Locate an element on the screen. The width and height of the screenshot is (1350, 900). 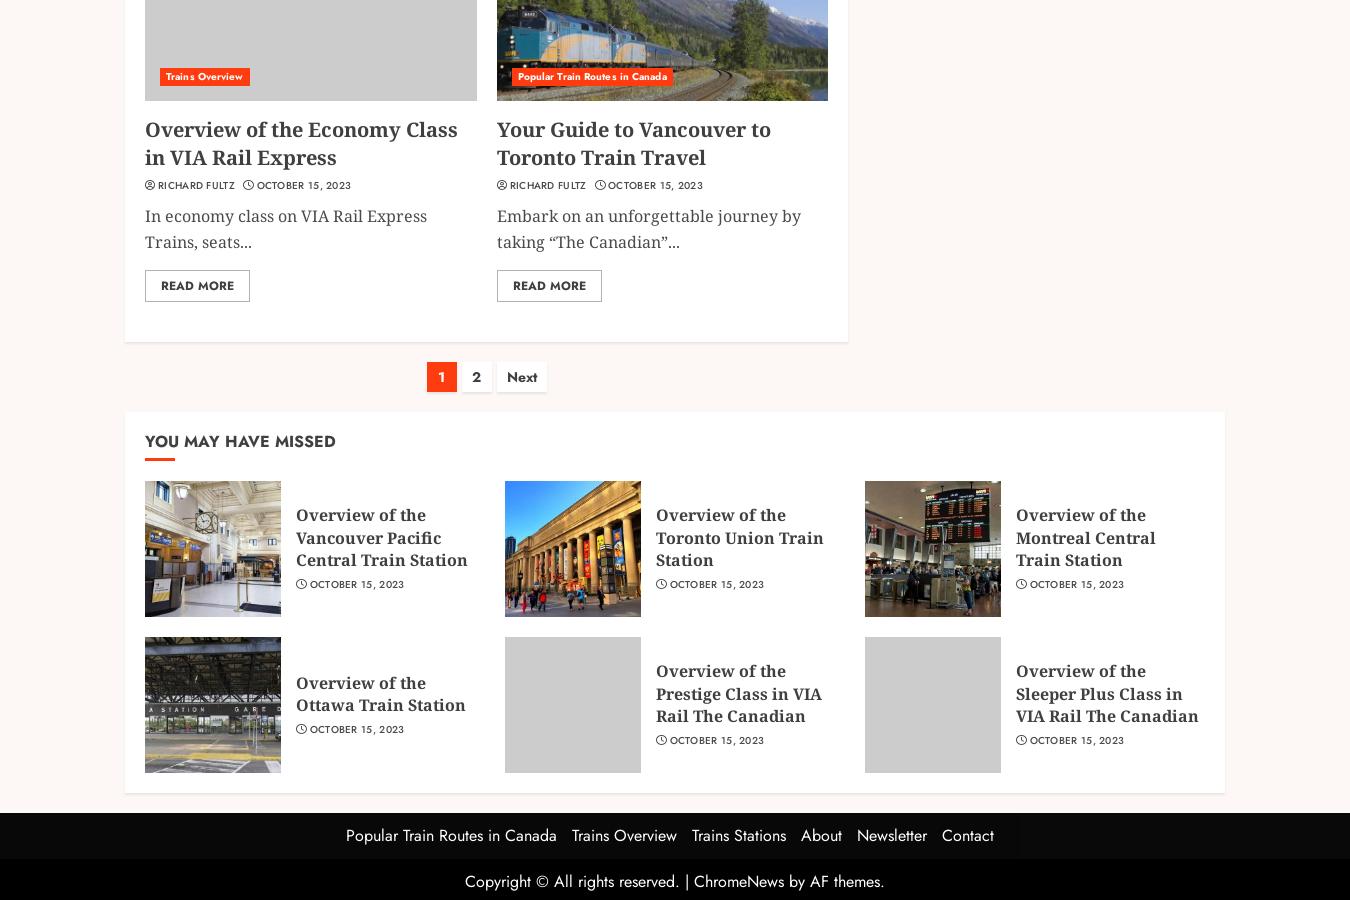
'Overview of the Prestige Class in VIA Rail The Canadian' is located at coordinates (737, 692).